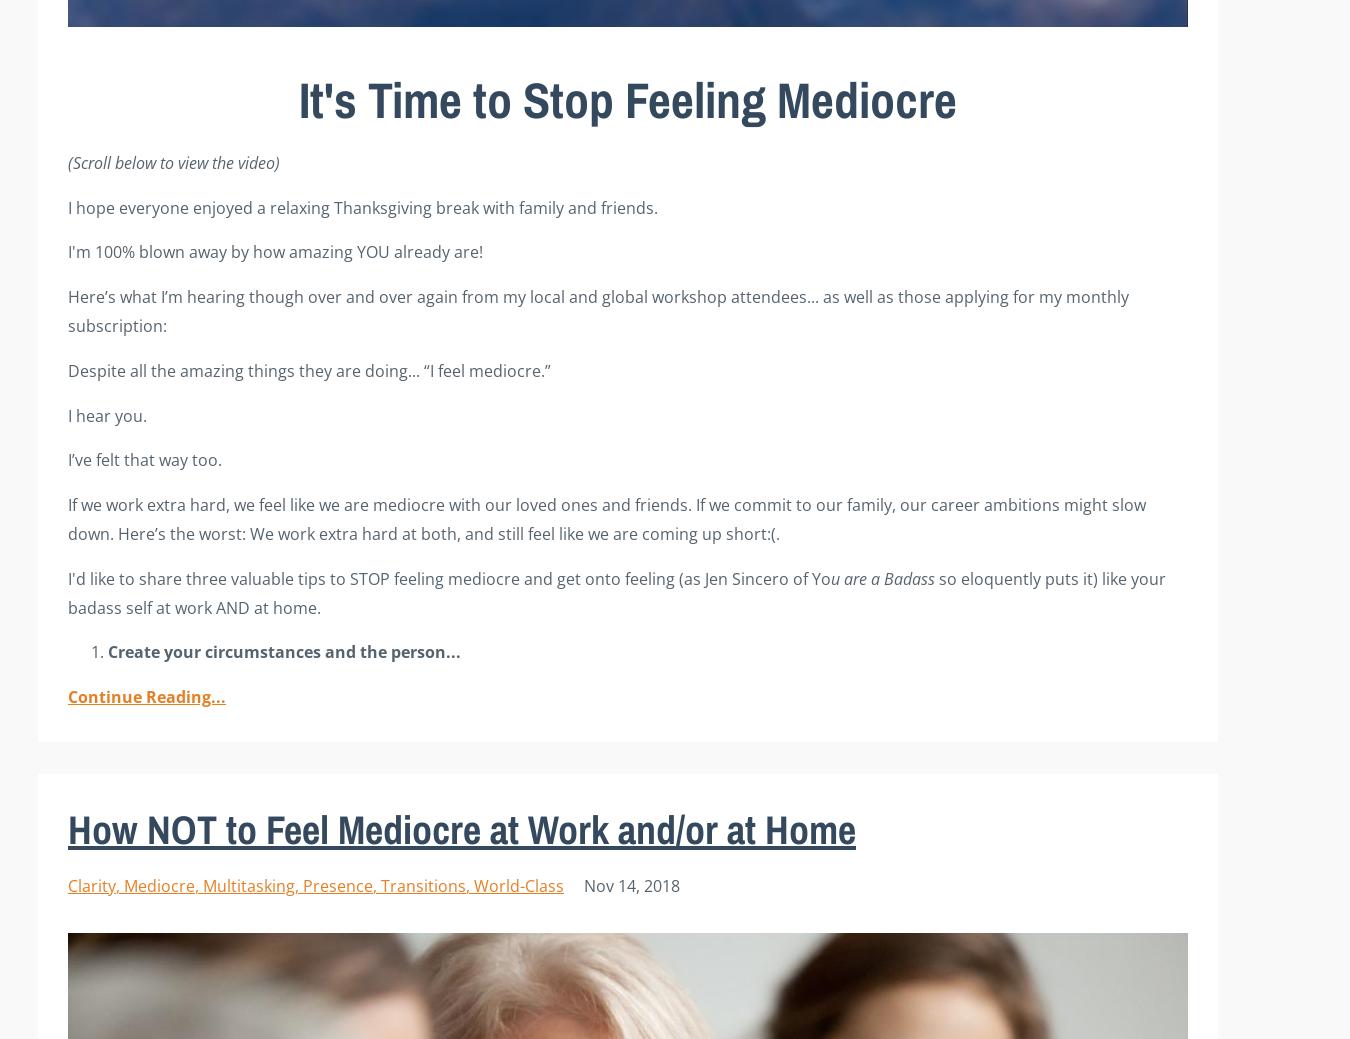 The height and width of the screenshot is (1039, 1350). What do you see at coordinates (885, 577) in the screenshot?
I see `'u are a Badass'` at bounding box center [885, 577].